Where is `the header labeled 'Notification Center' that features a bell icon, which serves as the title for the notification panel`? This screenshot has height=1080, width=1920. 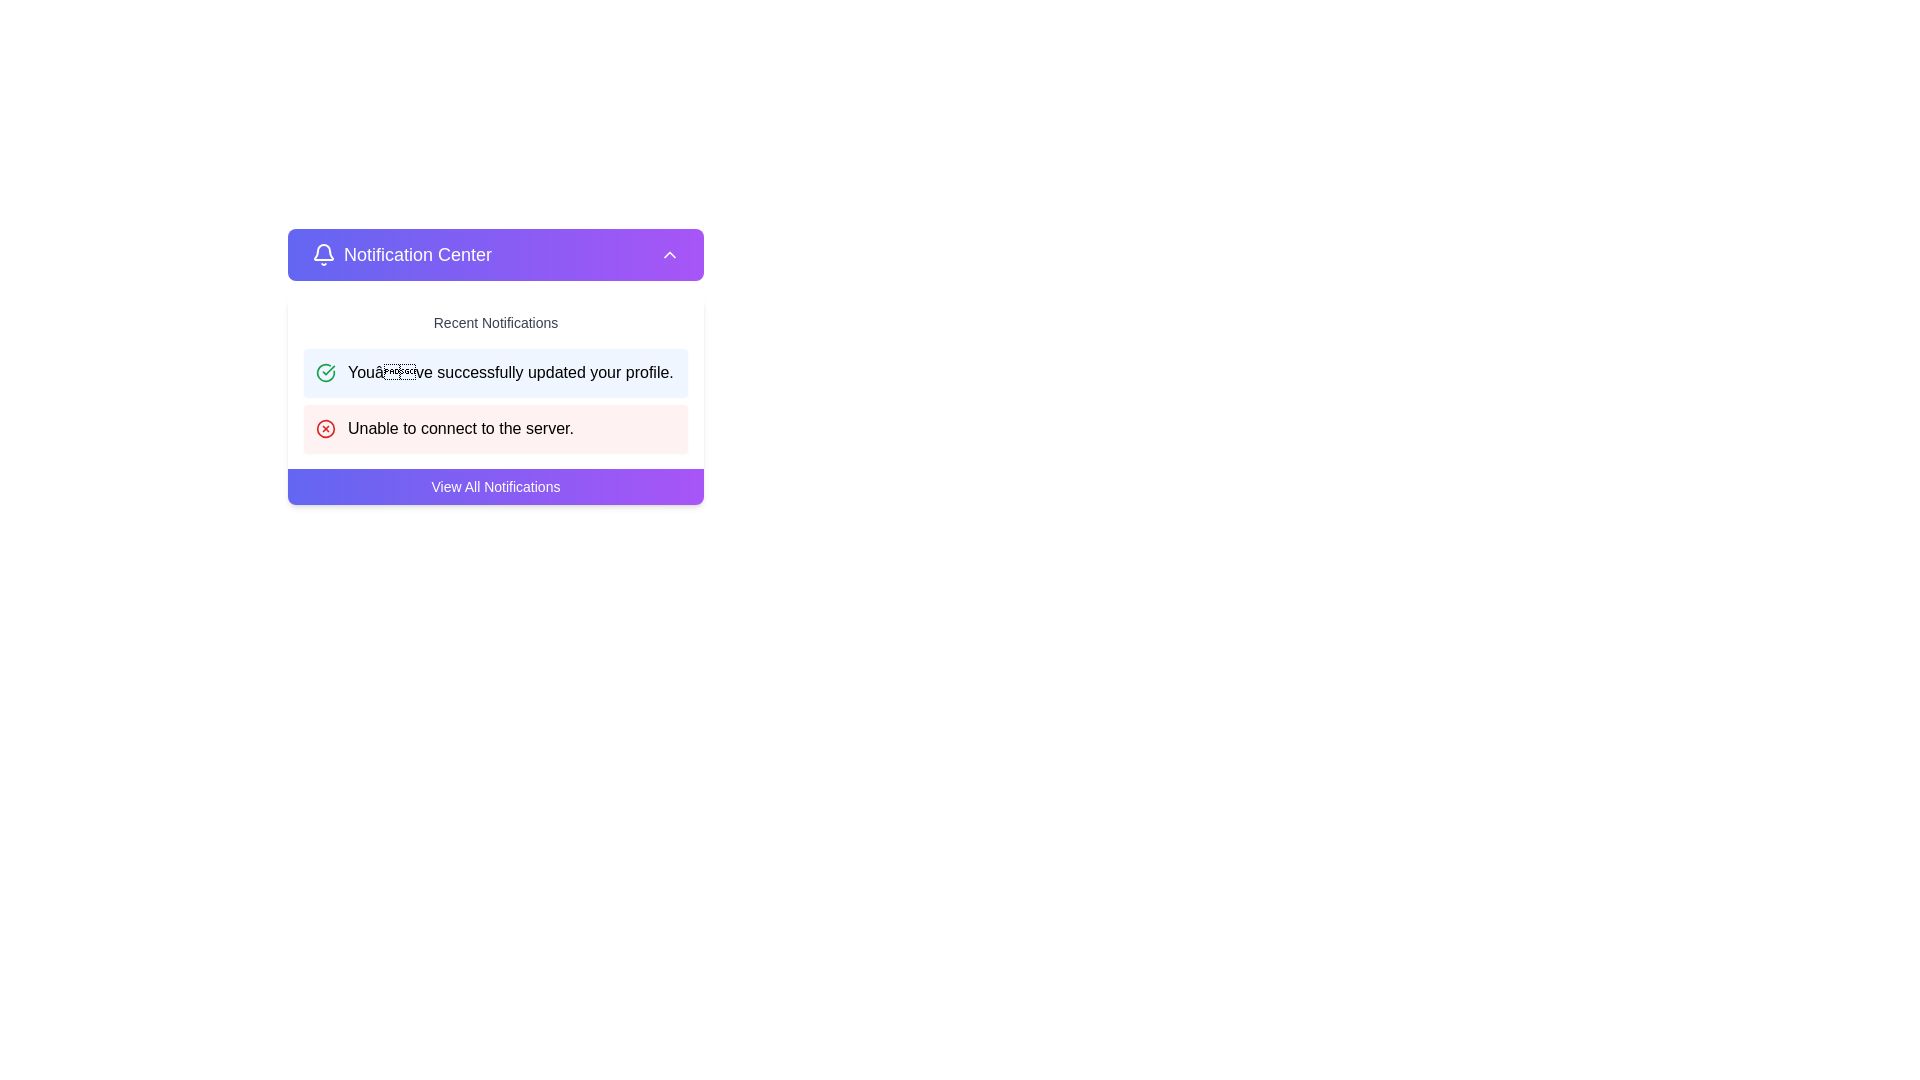 the header labeled 'Notification Center' that features a bell icon, which serves as the title for the notification panel is located at coordinates (401, 253).